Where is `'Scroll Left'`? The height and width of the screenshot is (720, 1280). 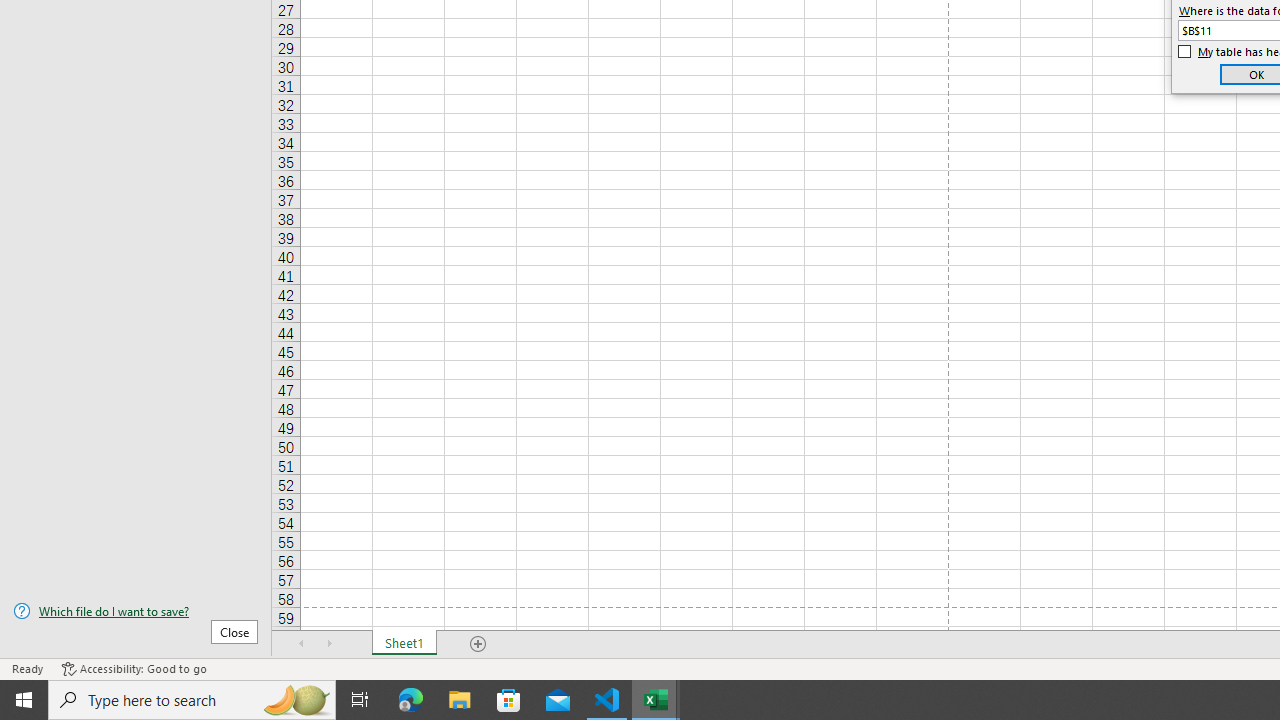
'Scroll Left' is located at coordinates (301, 644).